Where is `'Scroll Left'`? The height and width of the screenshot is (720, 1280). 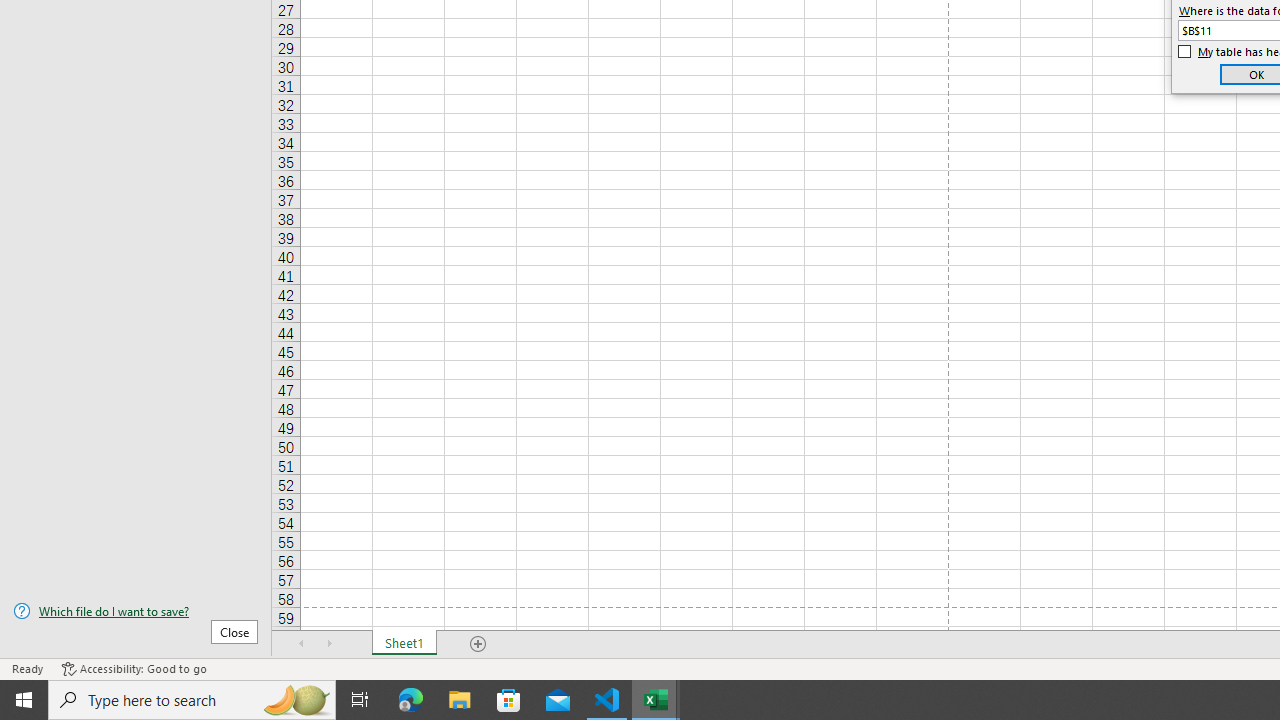
'Scroll Left' is located at coordinates (301, 644).